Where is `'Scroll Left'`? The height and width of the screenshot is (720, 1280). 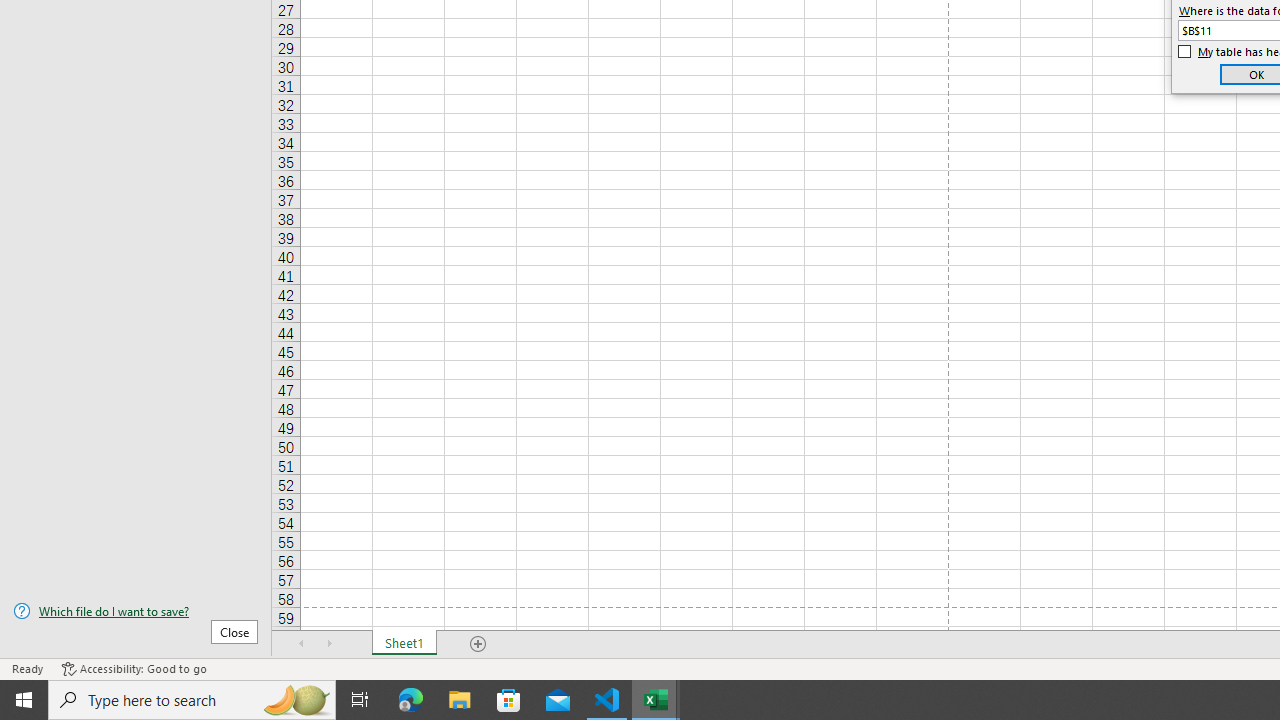
'Scroll Left' is located at coordinates (301, 644).